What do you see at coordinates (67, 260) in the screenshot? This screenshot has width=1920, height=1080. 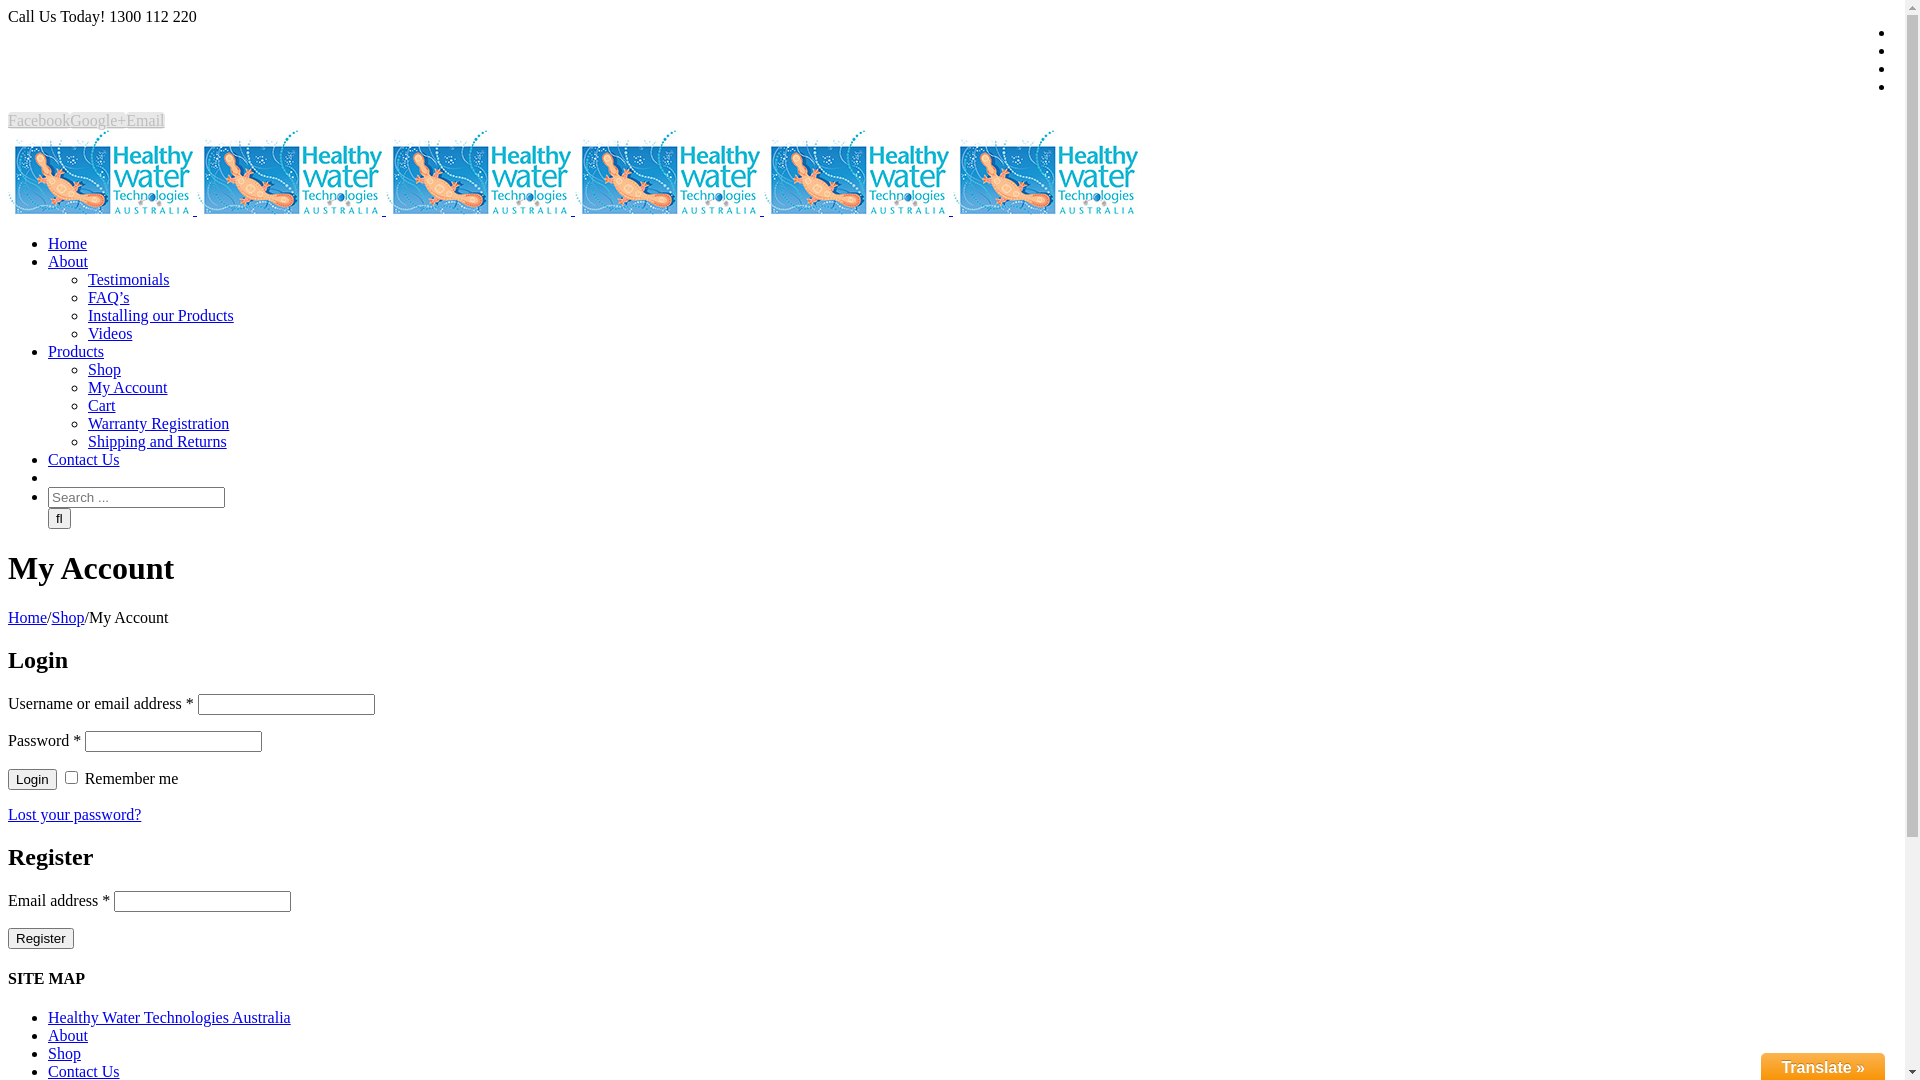 I see `'About'` at bounding box center [67, 260].